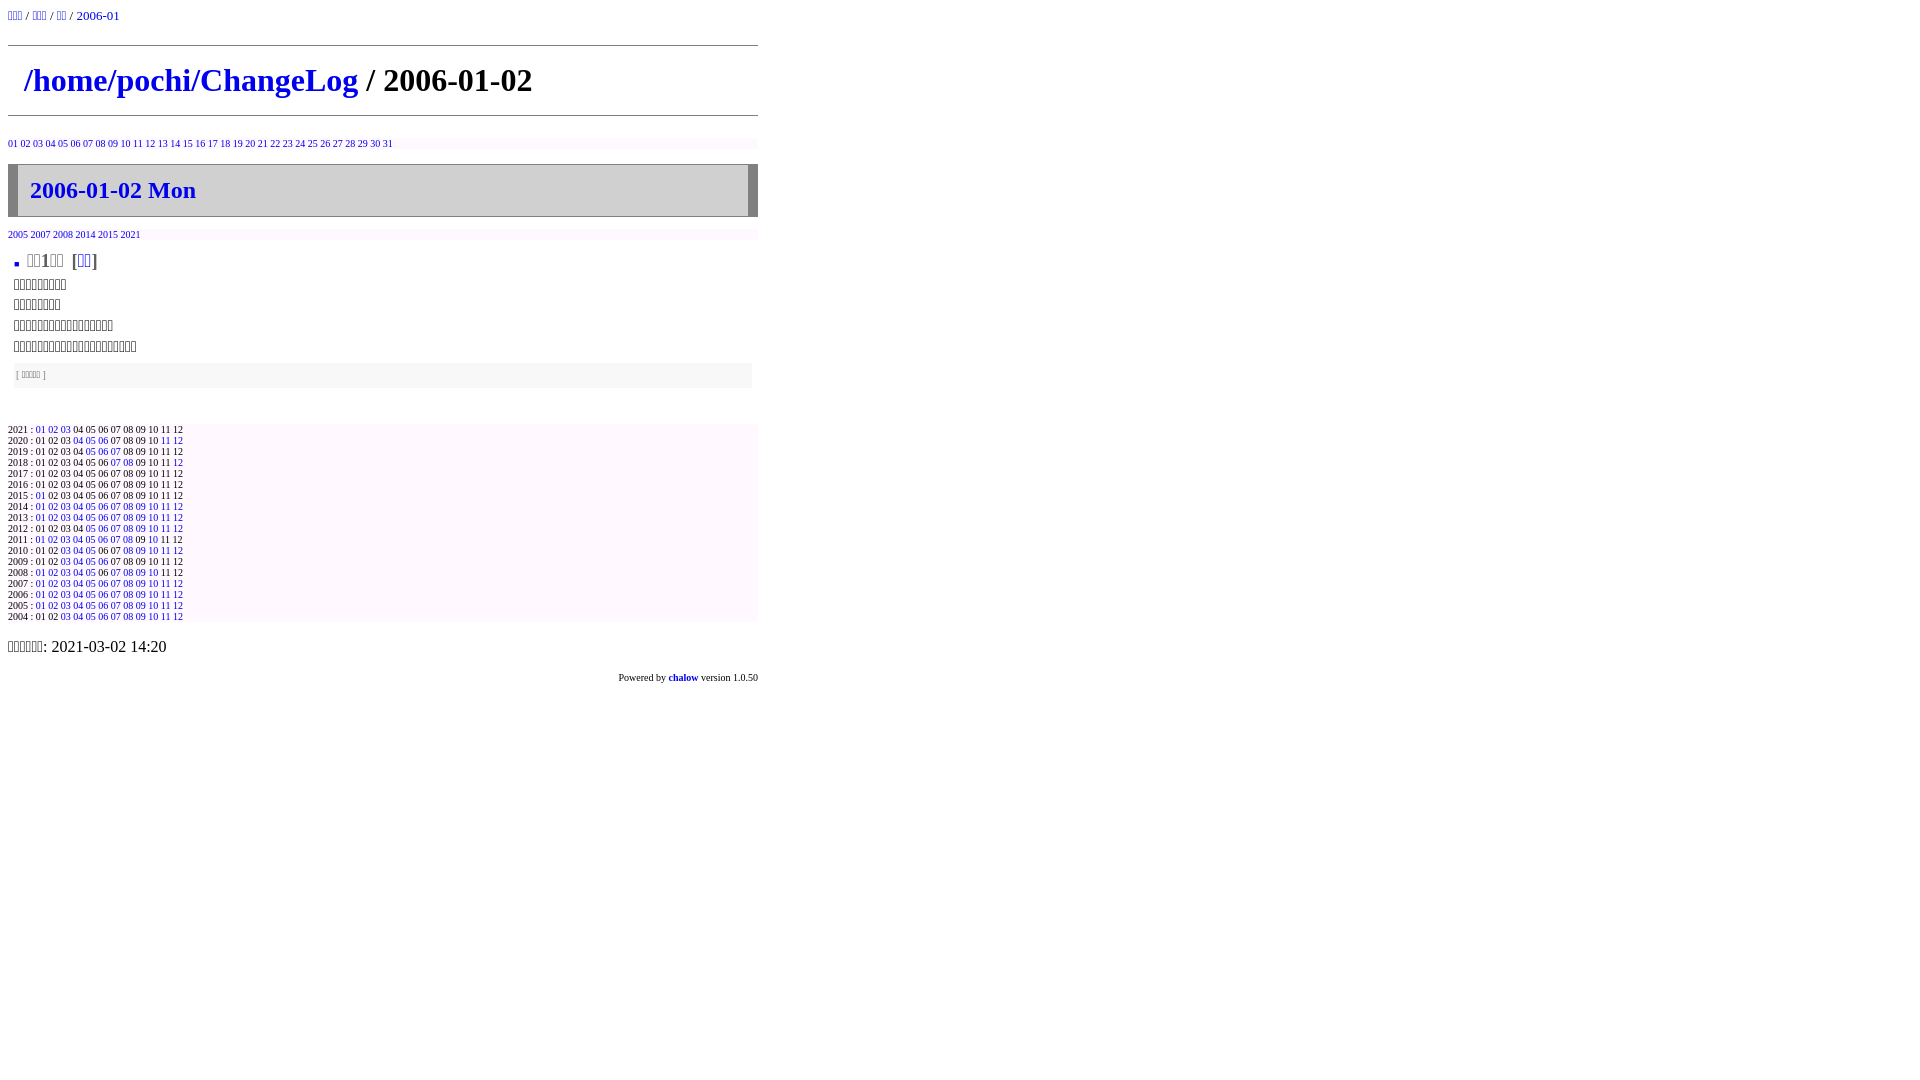 This screenshot has height=1080, width=1920. Describe the element at coordinates (52, 593) in the screenshot. I see `'02'` at that location.